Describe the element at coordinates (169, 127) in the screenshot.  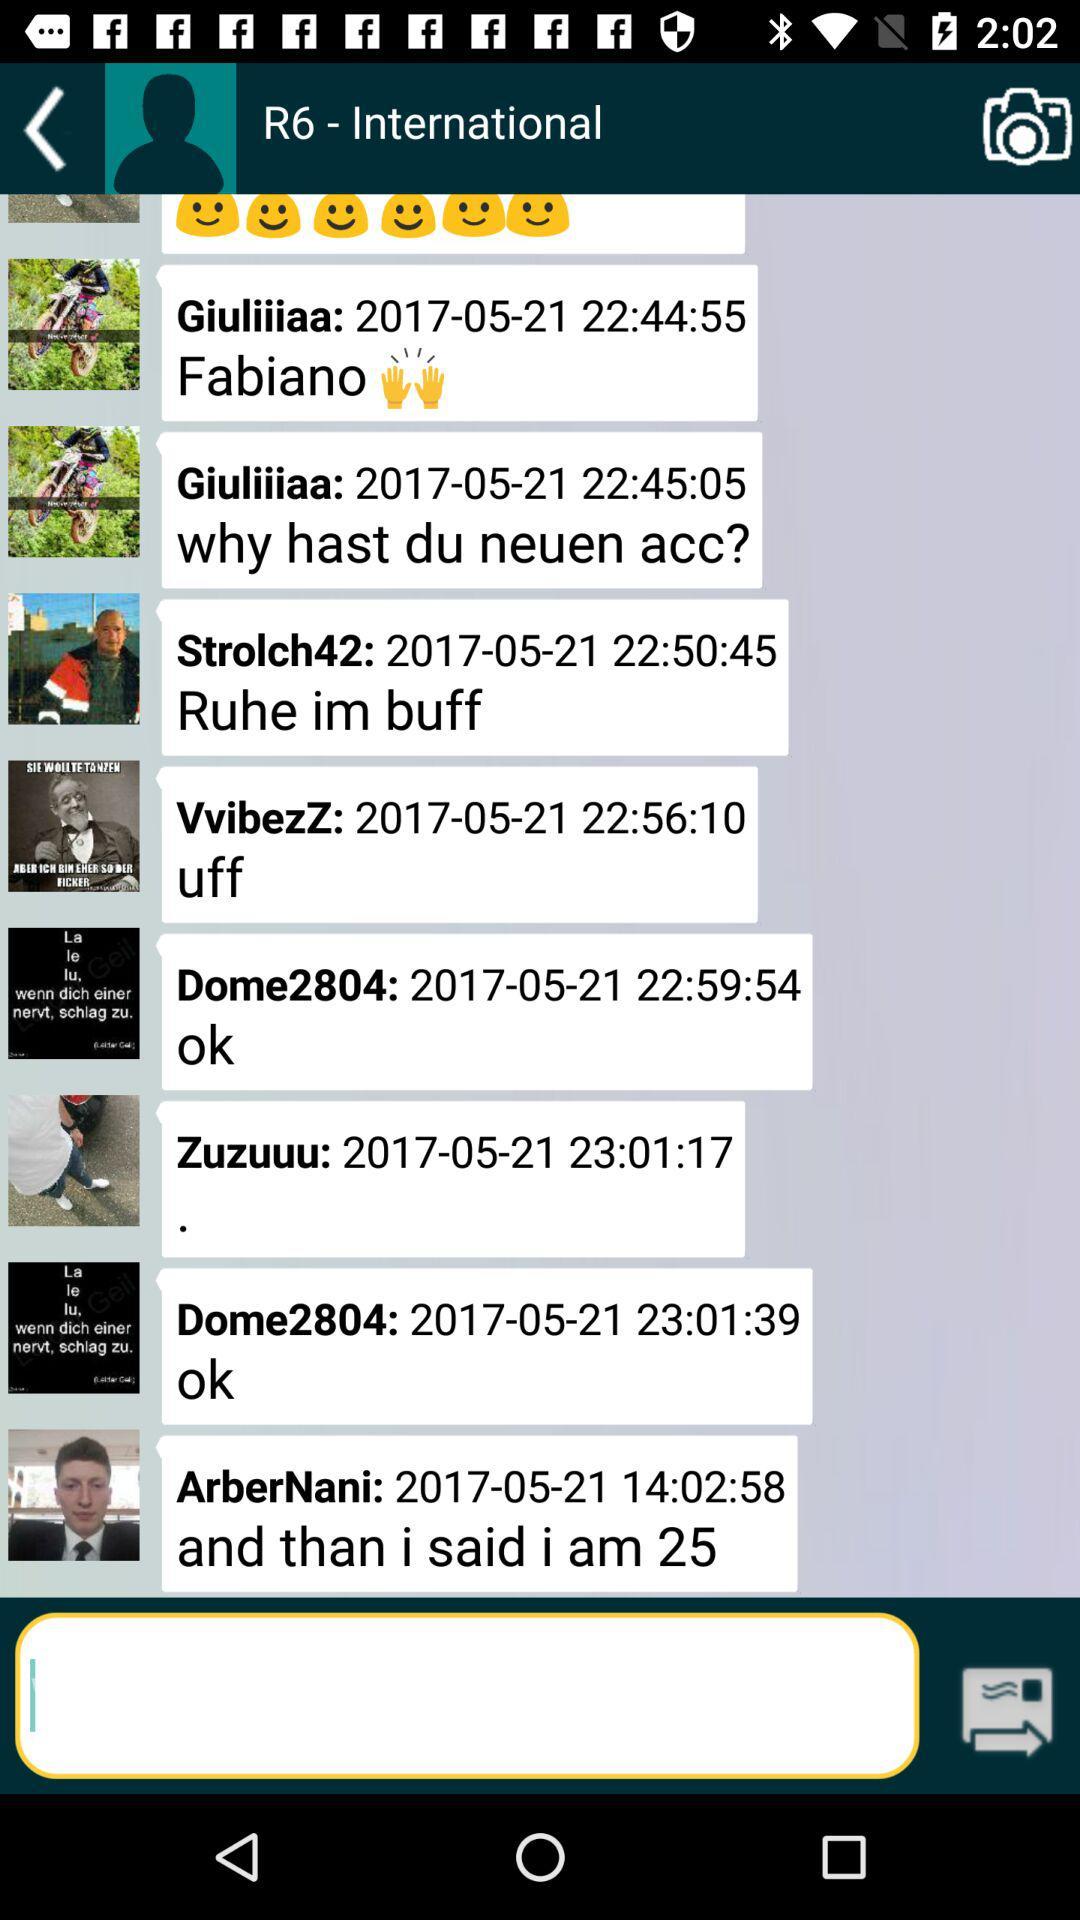
I see `open profile picture` at that location.